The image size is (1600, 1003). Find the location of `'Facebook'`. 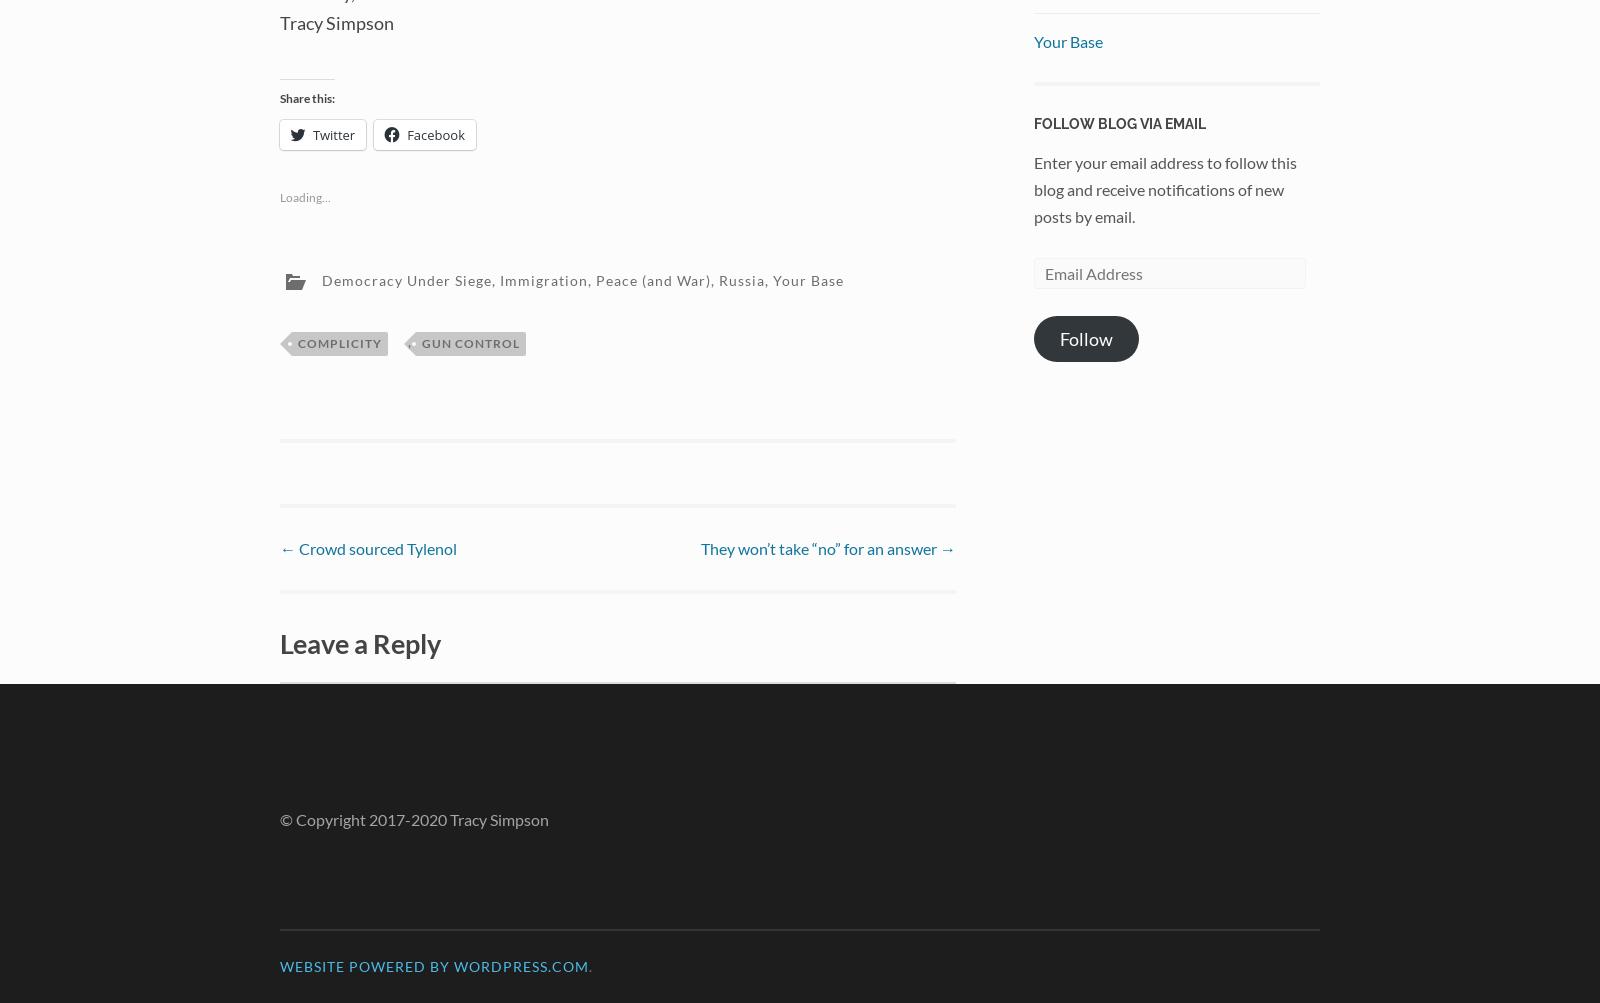

'Facebook' is located at coordinates (435, 133).